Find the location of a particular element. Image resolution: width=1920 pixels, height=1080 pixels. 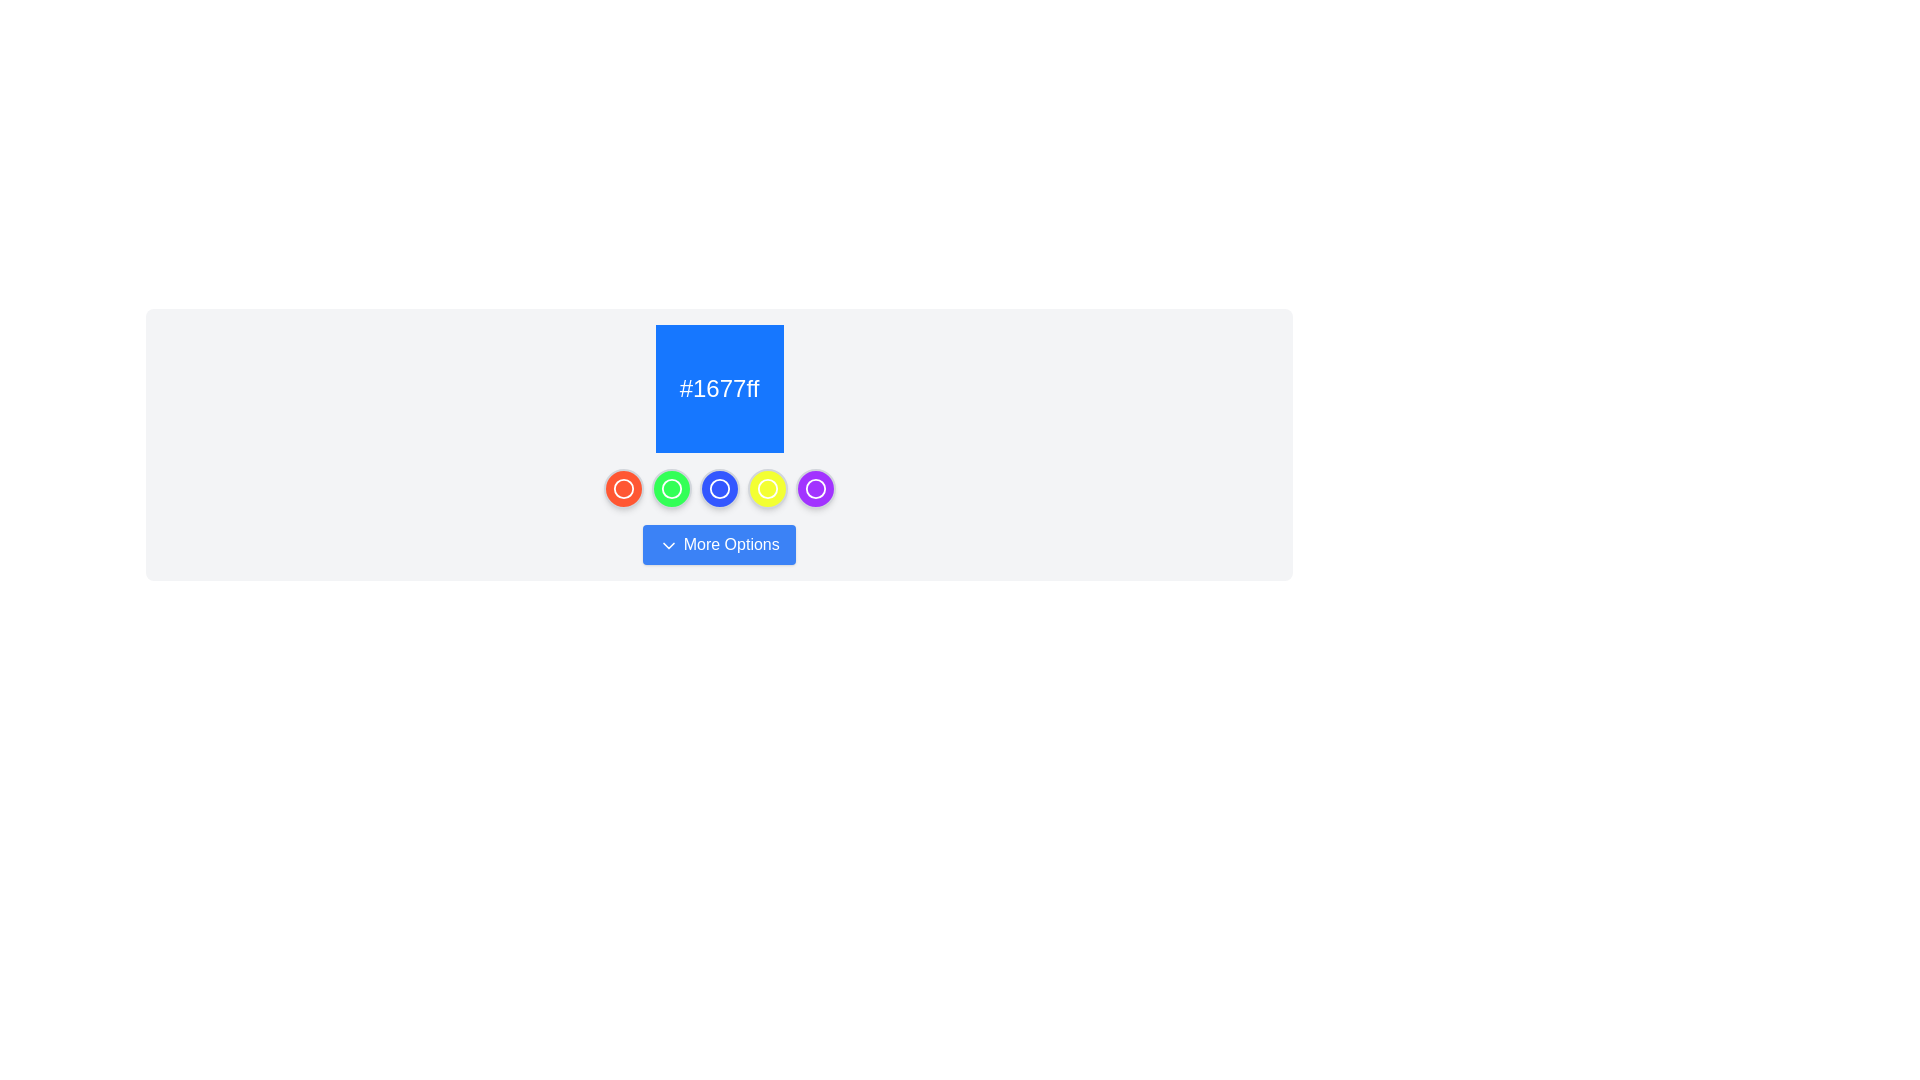

the sixth circular button located below the blue square labeled '#1677ff' is located at coordinates (815, 489).